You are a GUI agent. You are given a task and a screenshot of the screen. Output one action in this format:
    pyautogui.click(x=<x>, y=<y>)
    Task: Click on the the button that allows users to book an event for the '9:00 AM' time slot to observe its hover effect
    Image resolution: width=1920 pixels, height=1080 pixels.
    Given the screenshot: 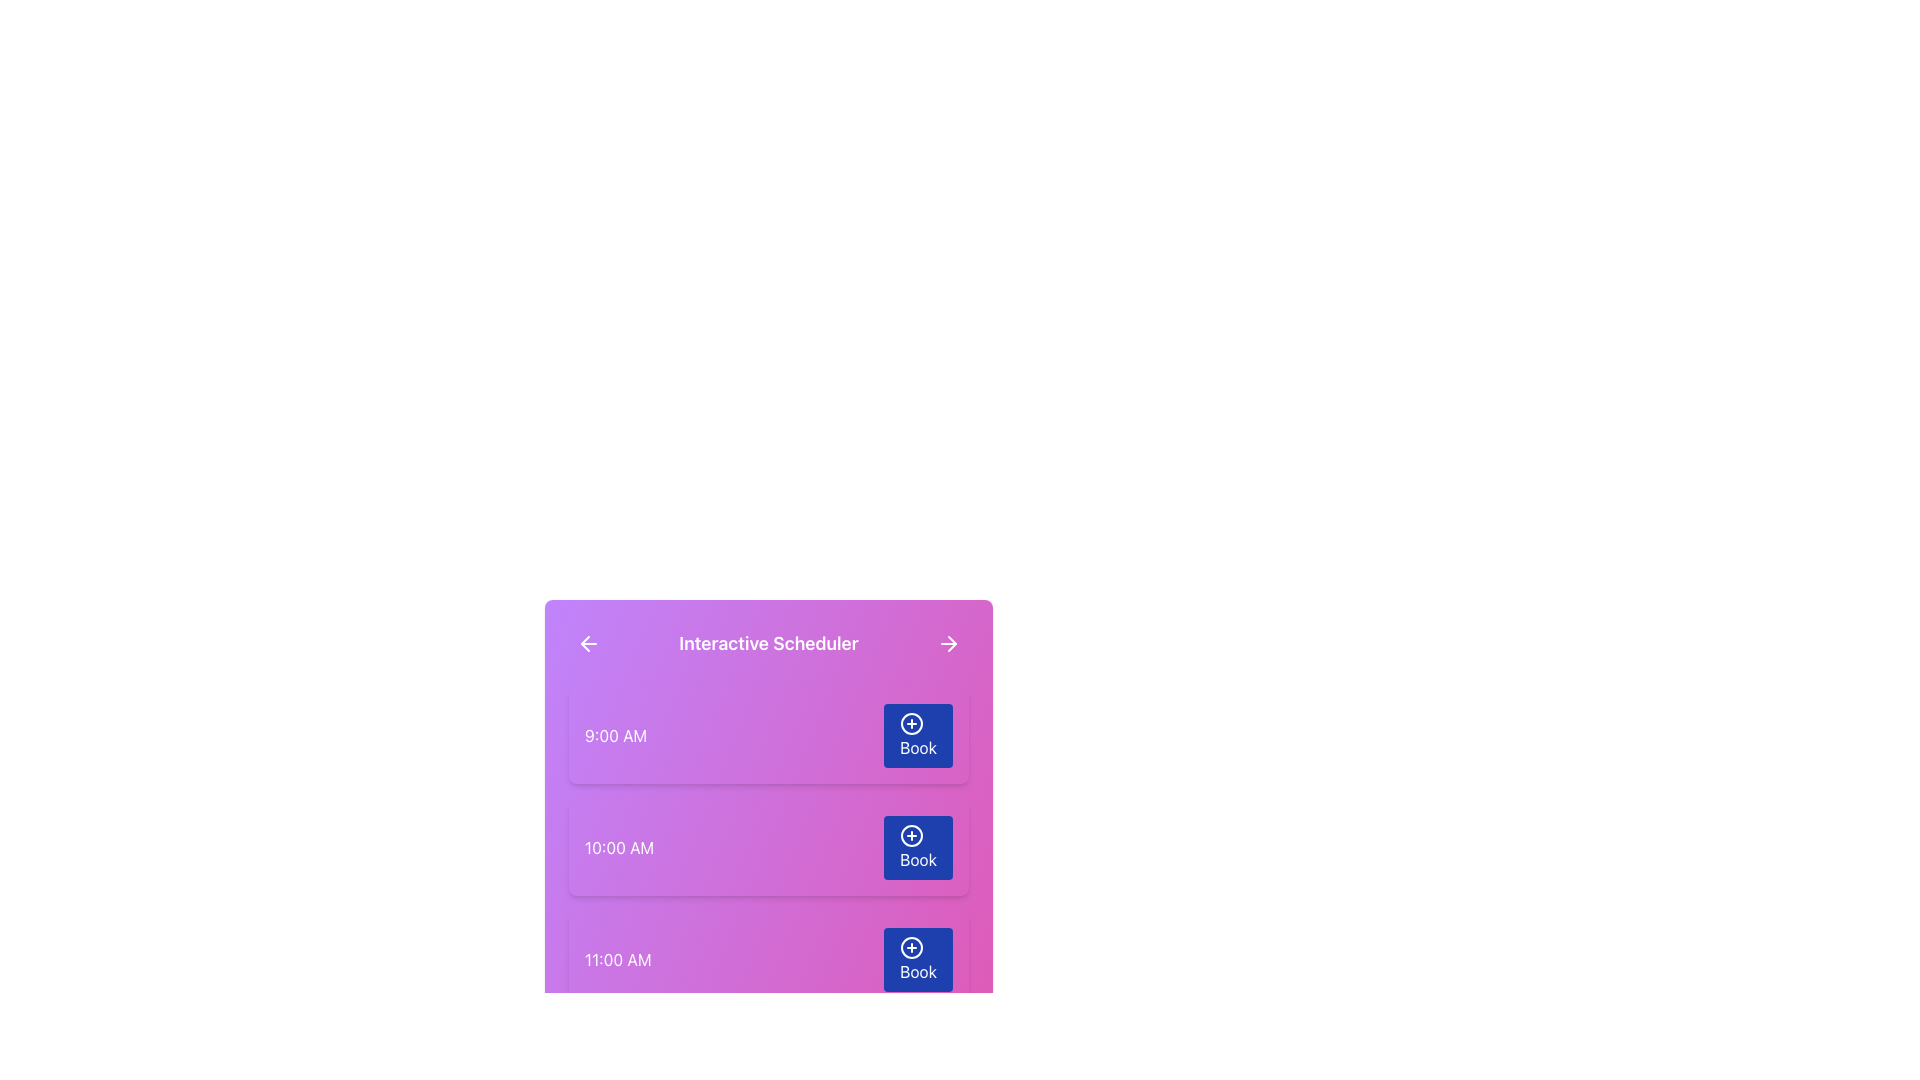 What is the action you would take?
    pyautogui.click(x=917, y=736)
    